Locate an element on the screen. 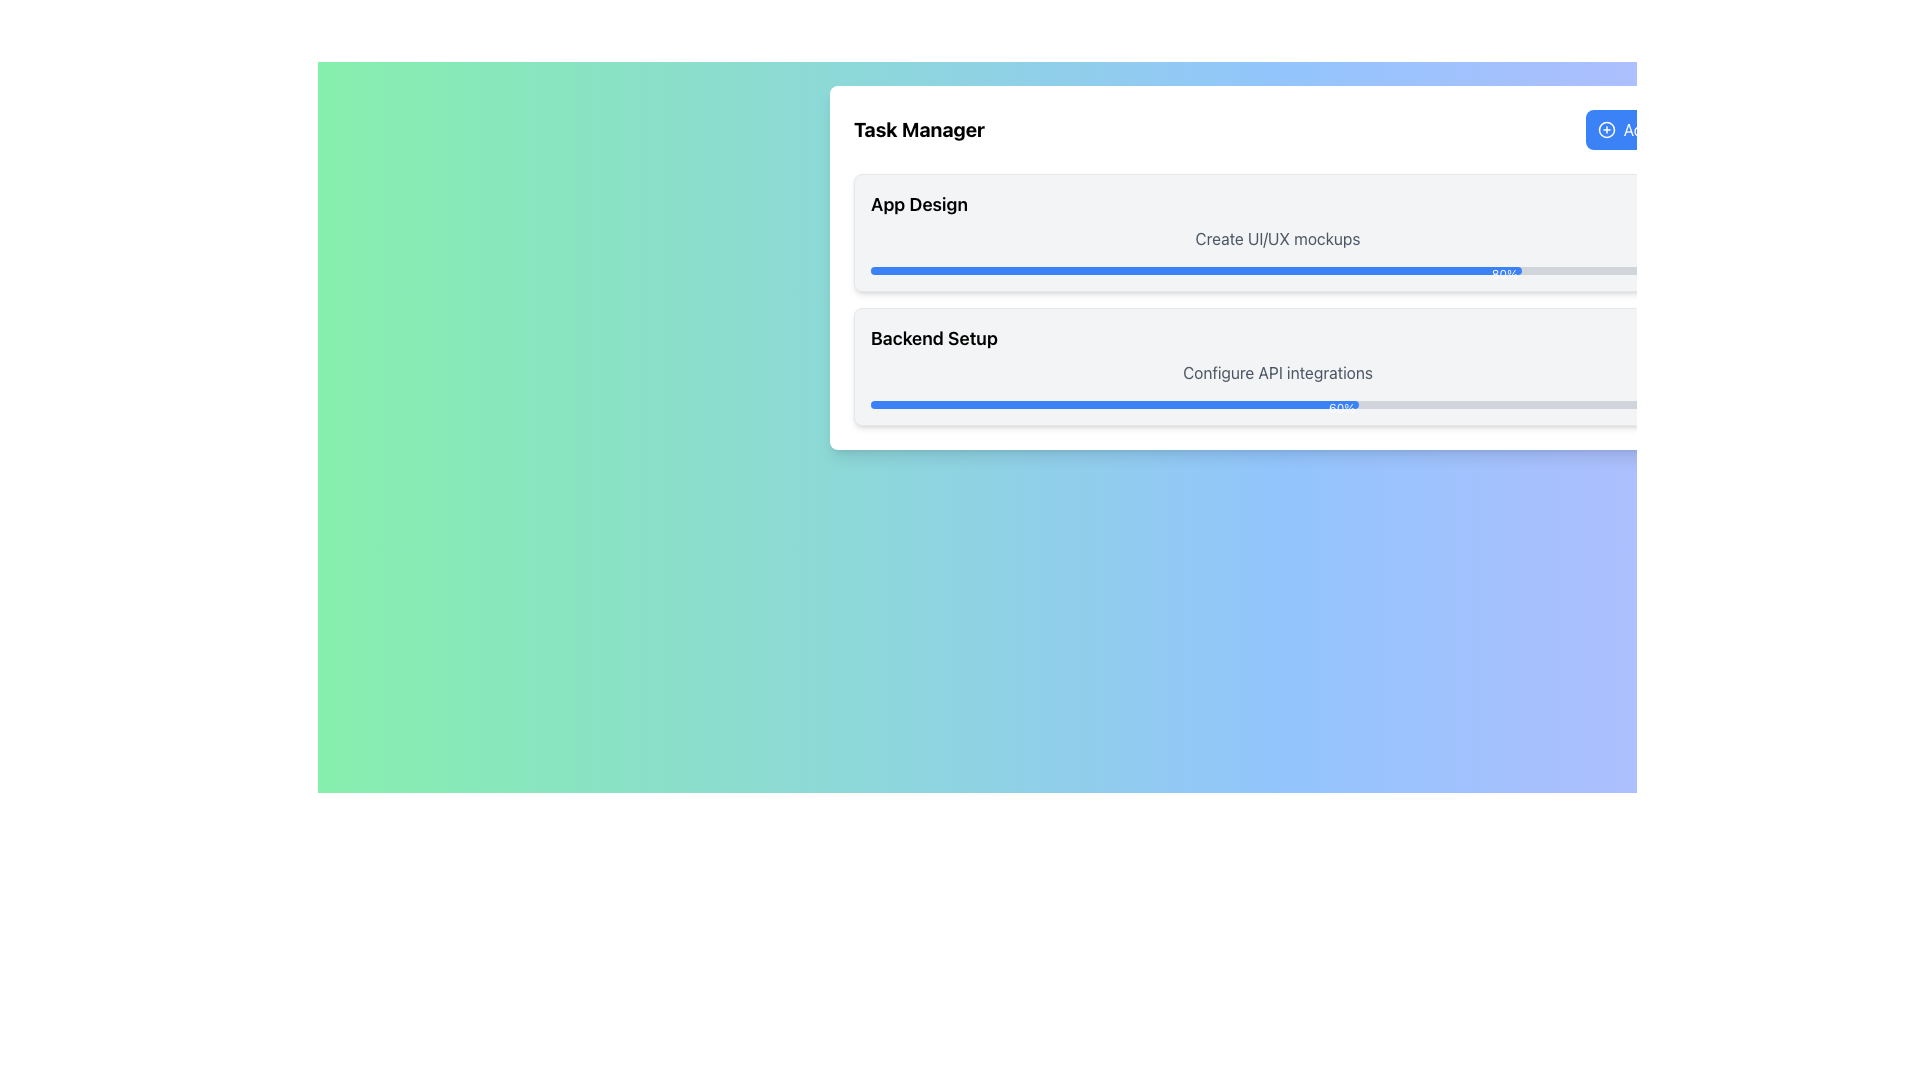 The image size is (1920, 1080). the progress value of the Progress Bar indicating 80% completion, located within the 'App Design' card below the 'Create UI/UX mockups' text is located at coordinates (1276, 270).